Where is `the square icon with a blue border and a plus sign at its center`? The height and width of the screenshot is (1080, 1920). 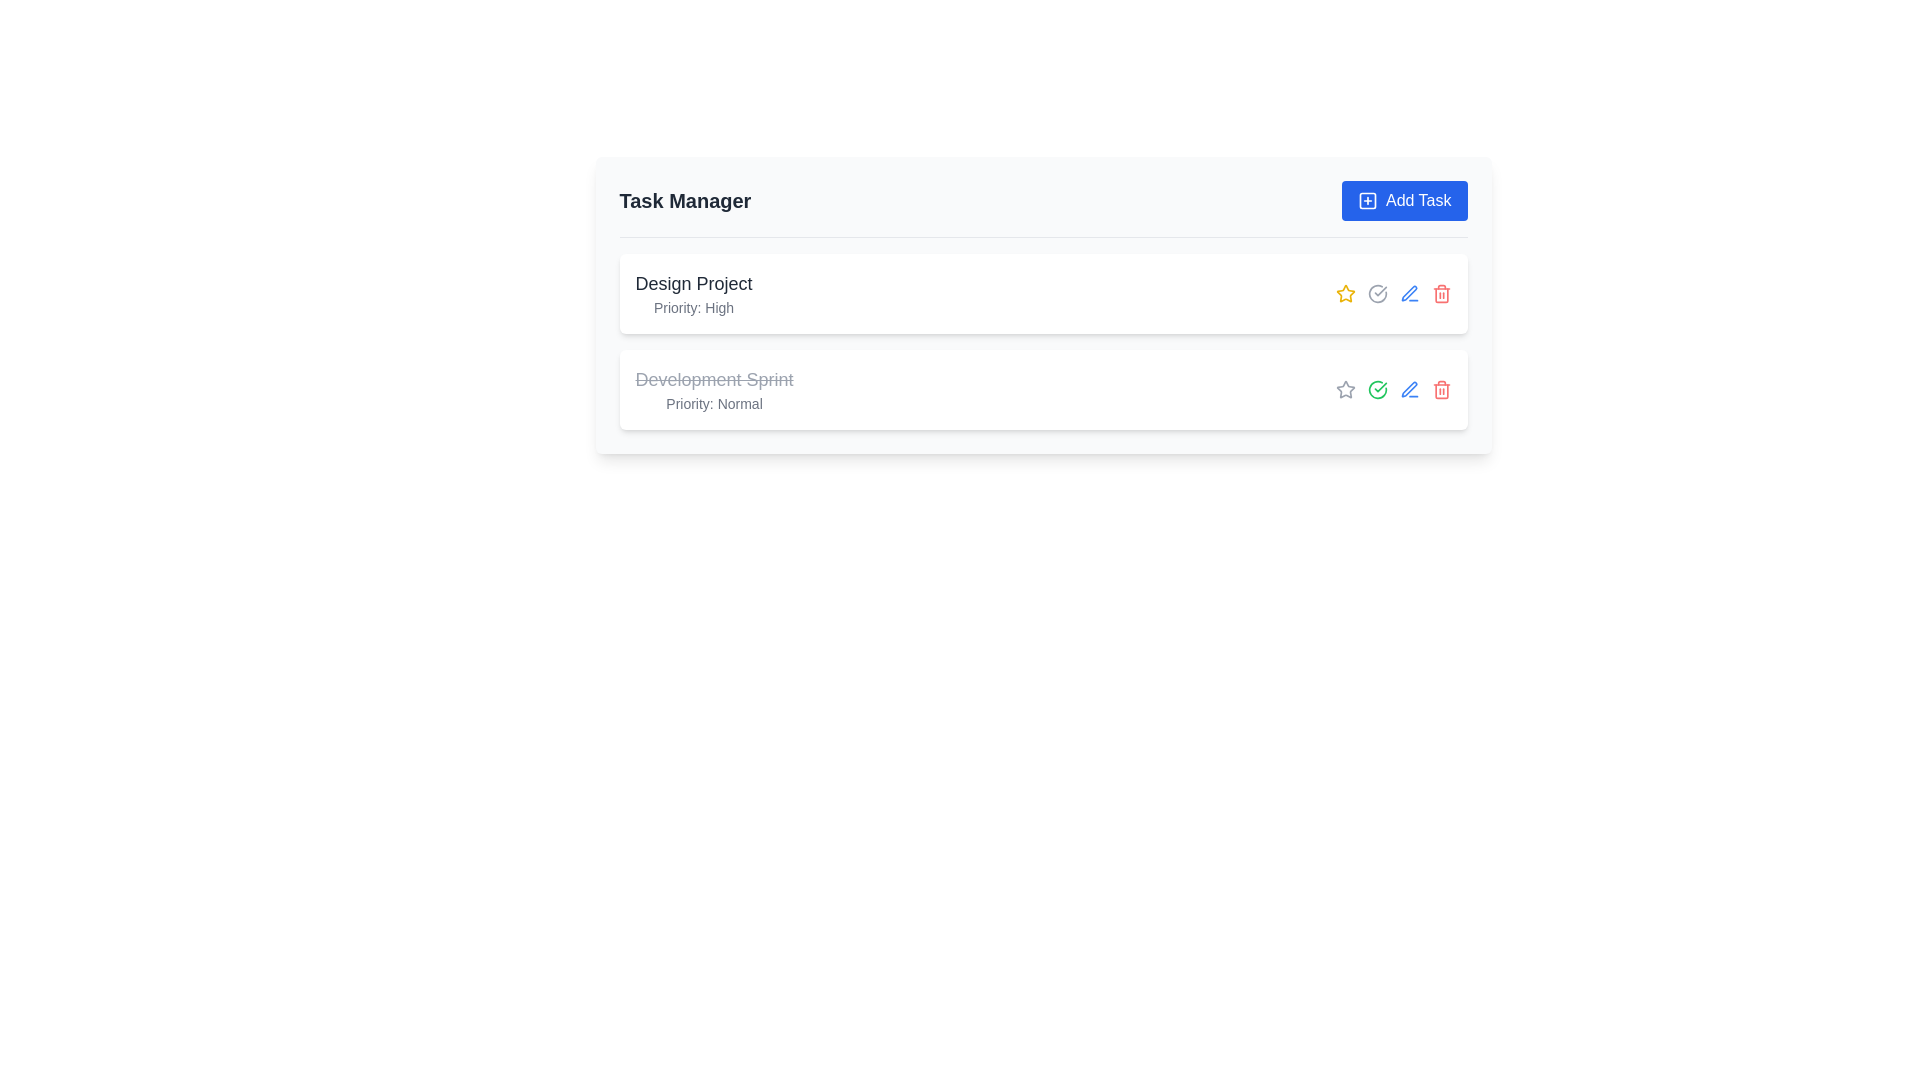 the square icon with a blue border and a plus sign at its center is located at coordinates (1367, 200).